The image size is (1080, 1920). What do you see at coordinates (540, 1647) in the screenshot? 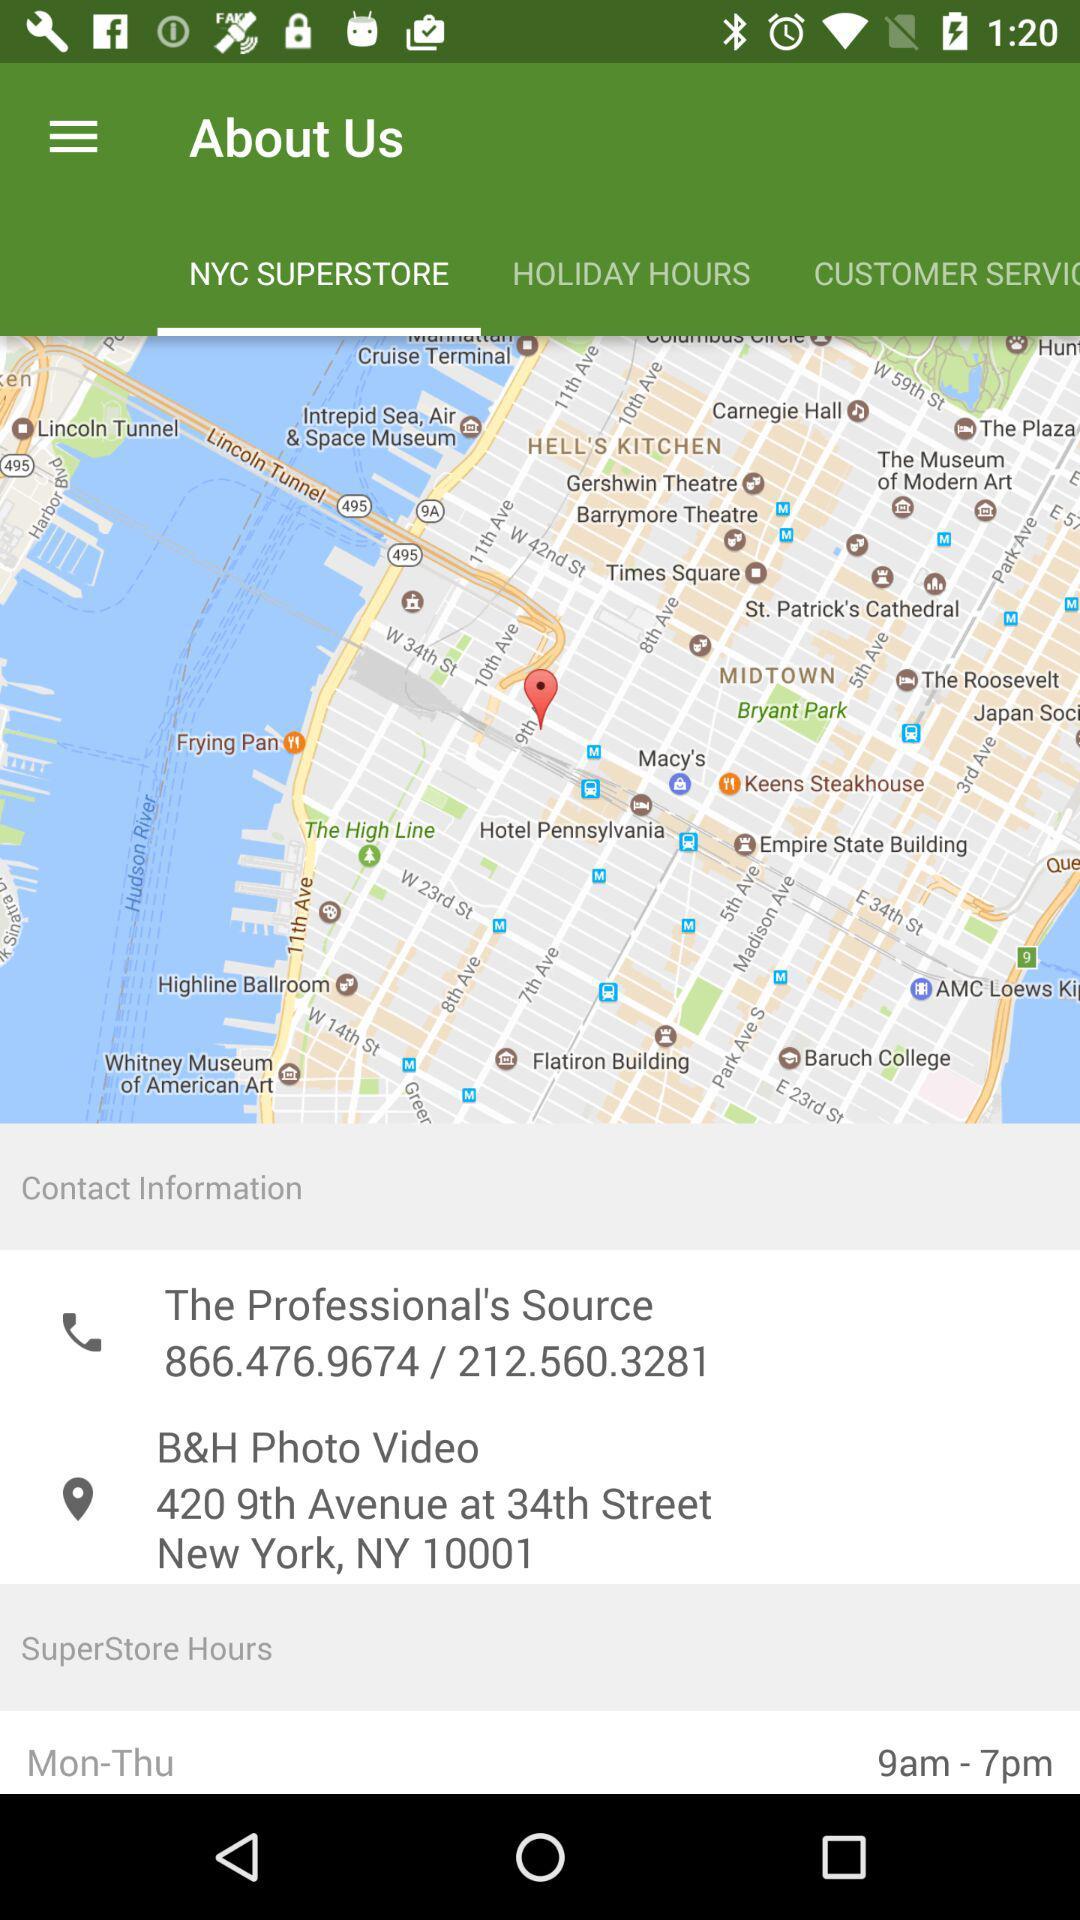
I see `the item above the mon-thu` at bounding box center [540, 1647].